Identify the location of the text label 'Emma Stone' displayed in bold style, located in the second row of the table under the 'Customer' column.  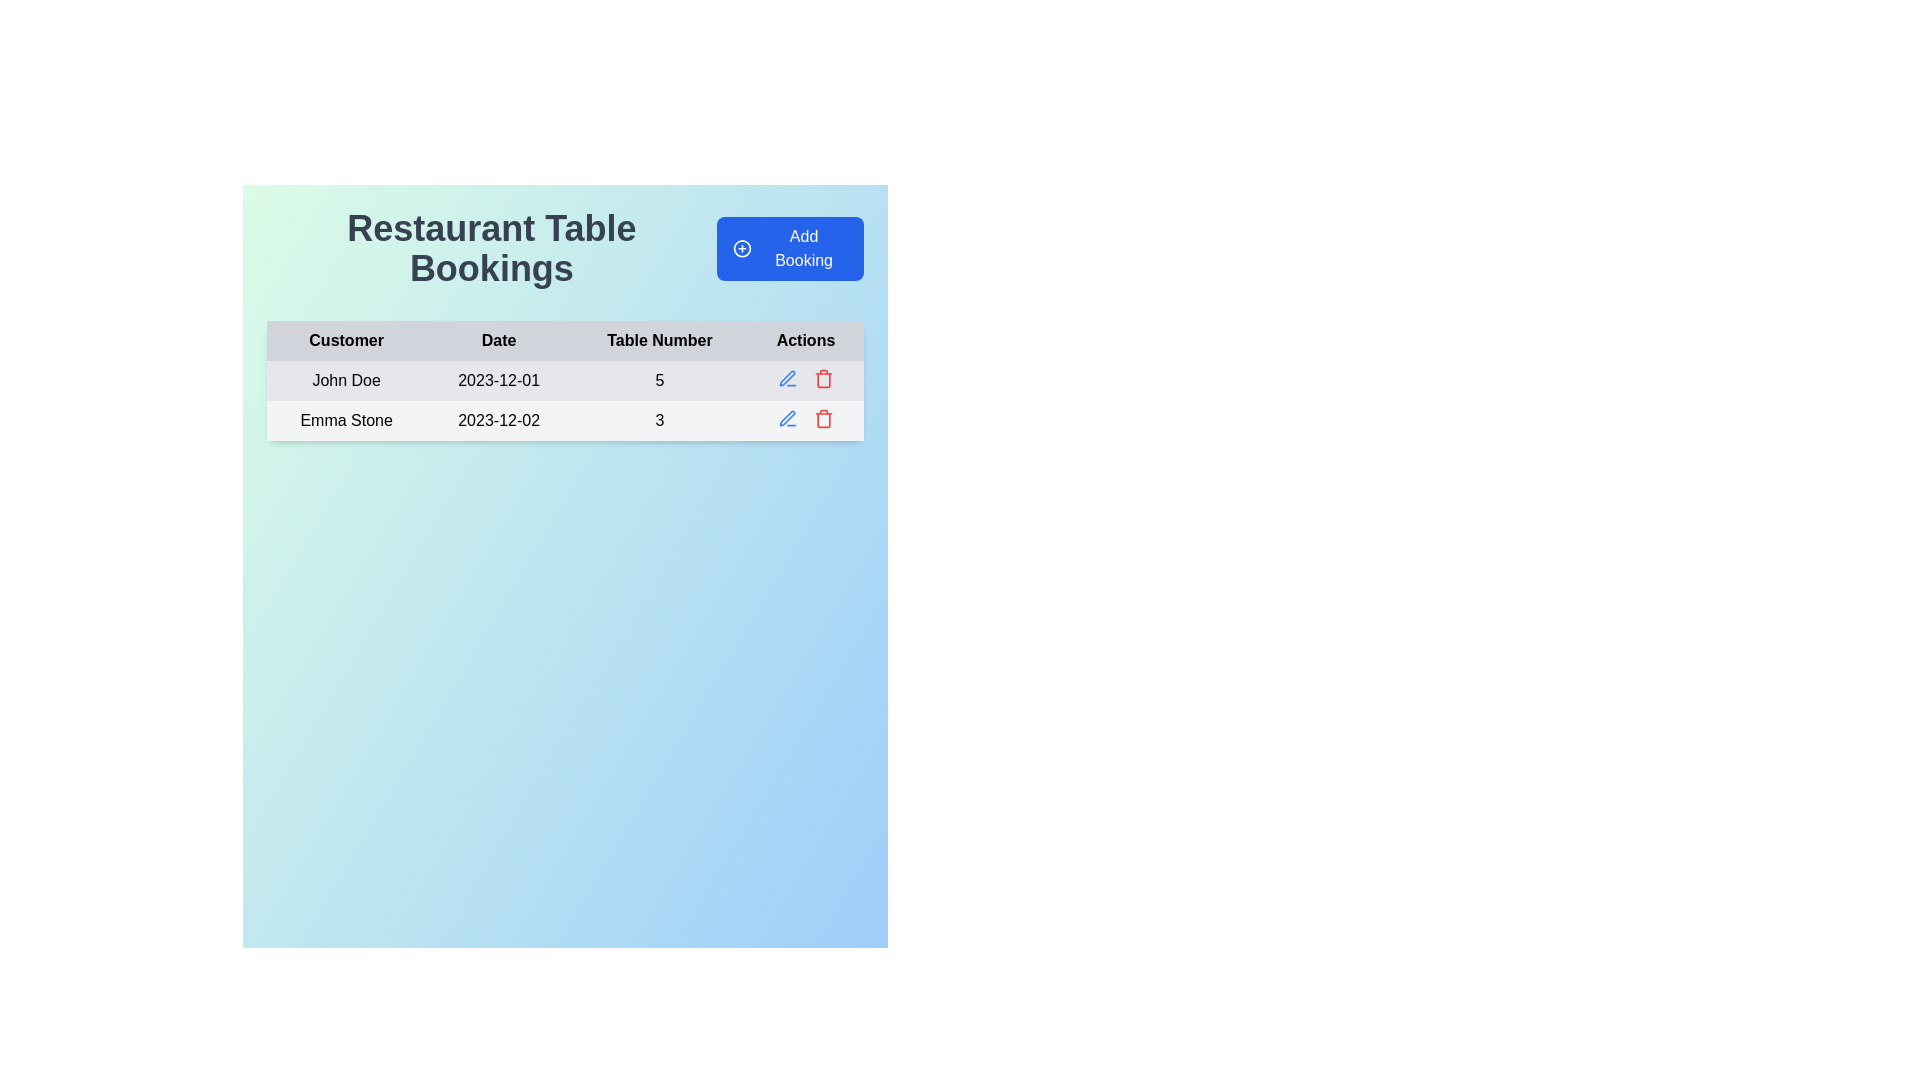
(346, 419).